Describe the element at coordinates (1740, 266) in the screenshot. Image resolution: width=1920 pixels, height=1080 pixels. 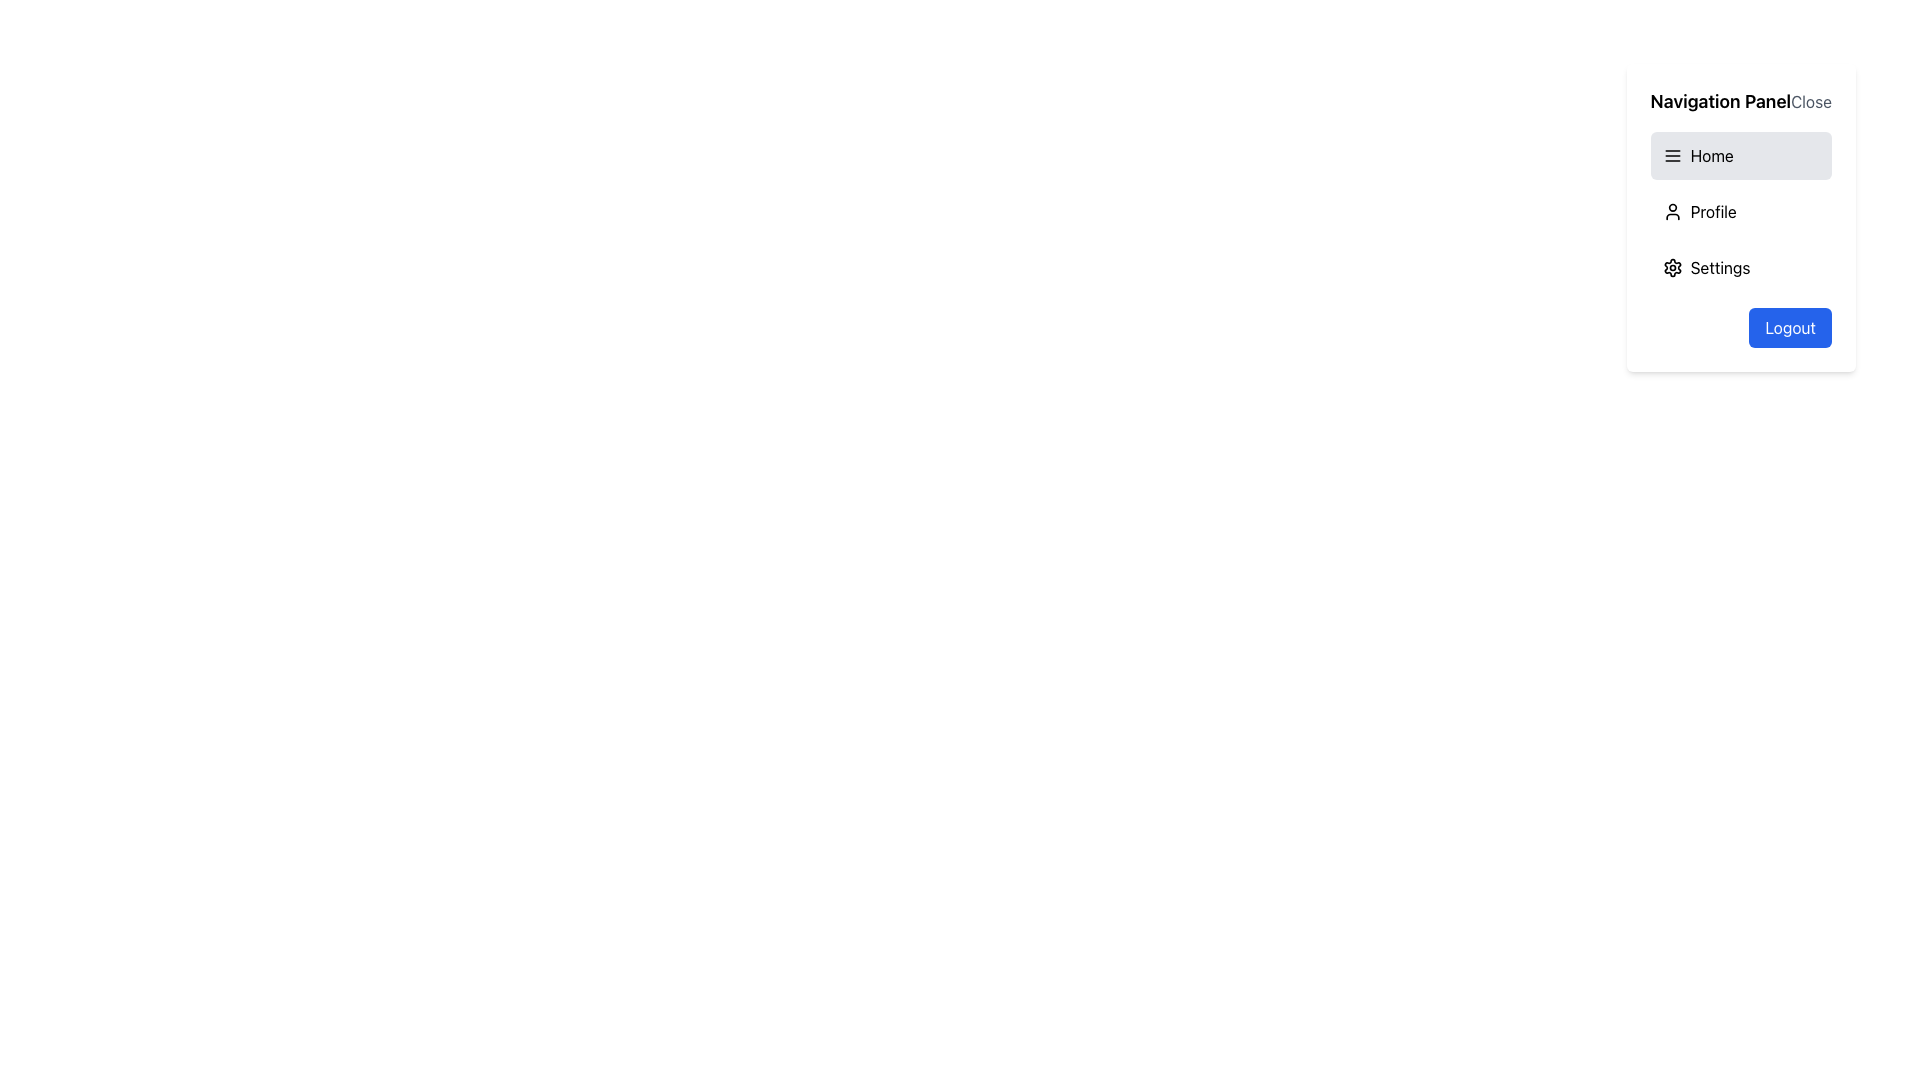
I see `the navigation button located in the sidebar panel, which is the third item in the list` at that location.